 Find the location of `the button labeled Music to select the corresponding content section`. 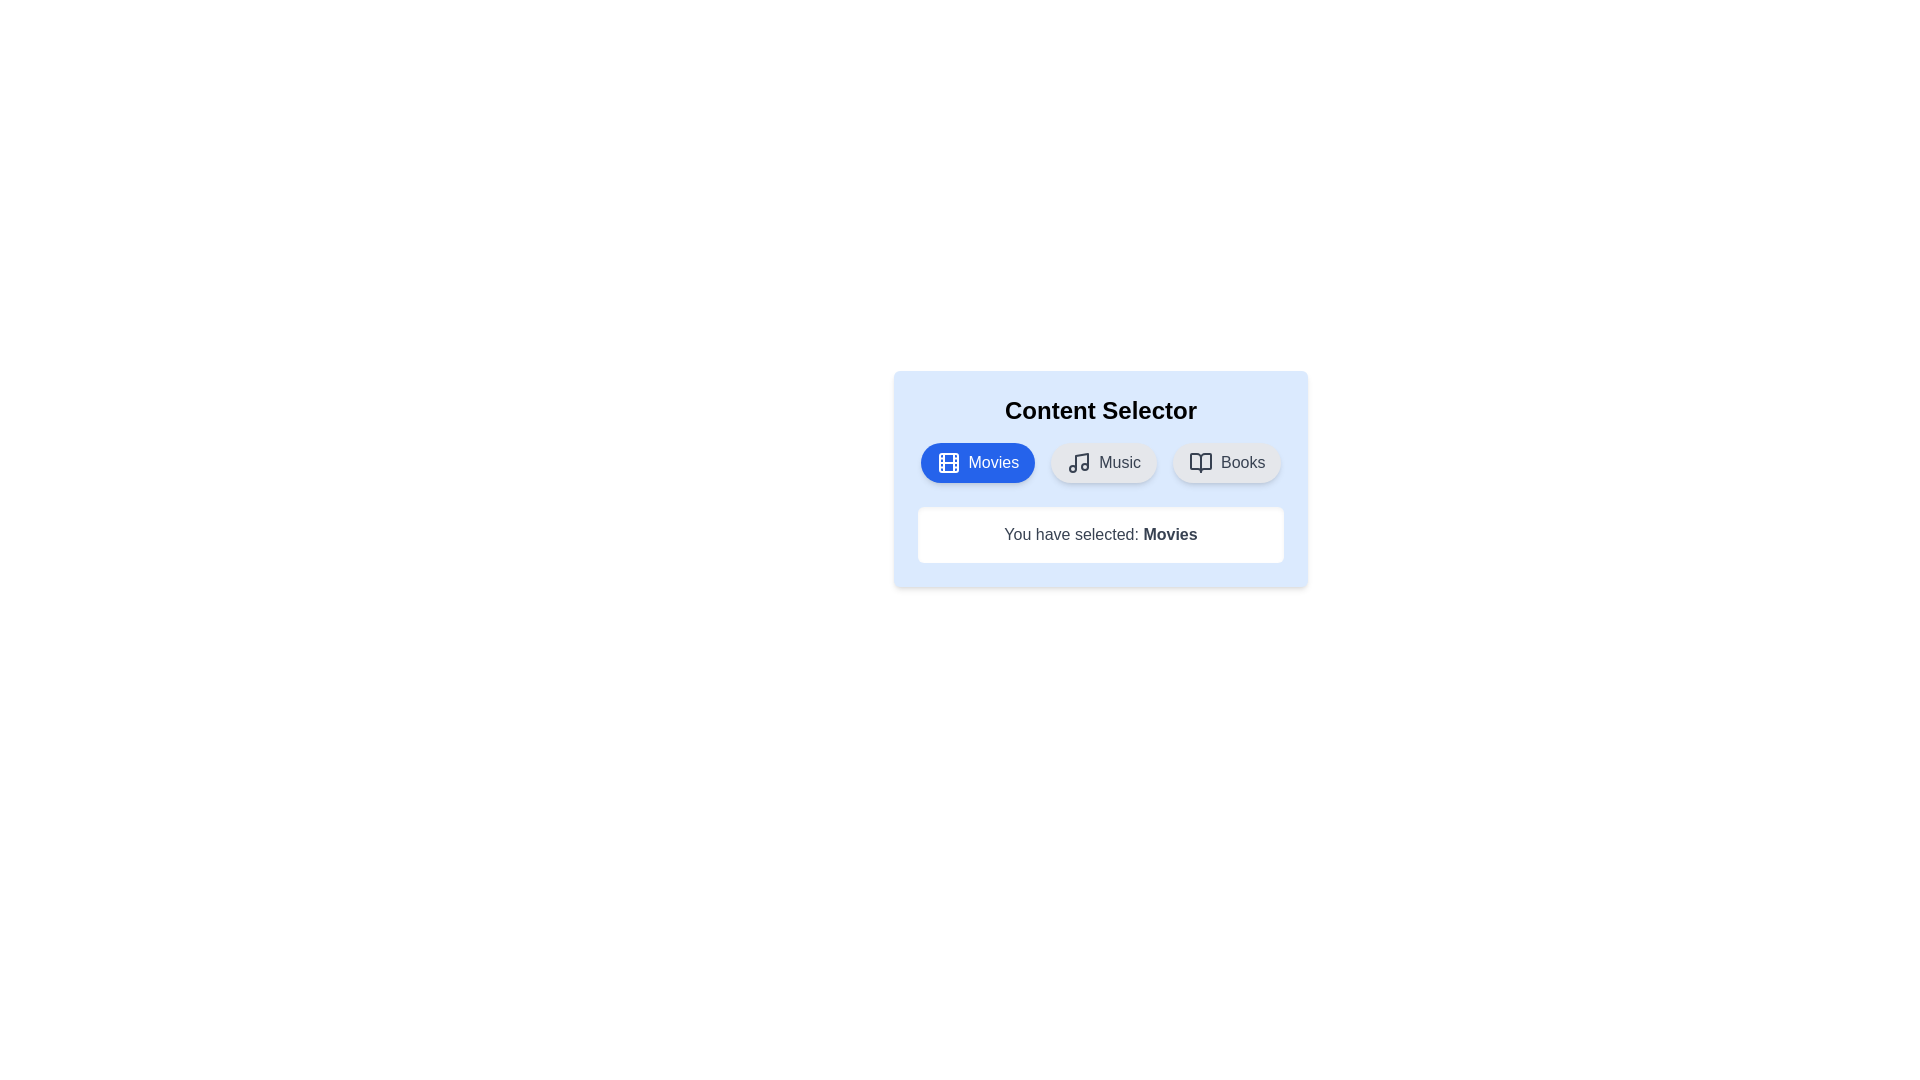

the button labeled Music to select the corresponding content section is located at coordinates (1103, 462).